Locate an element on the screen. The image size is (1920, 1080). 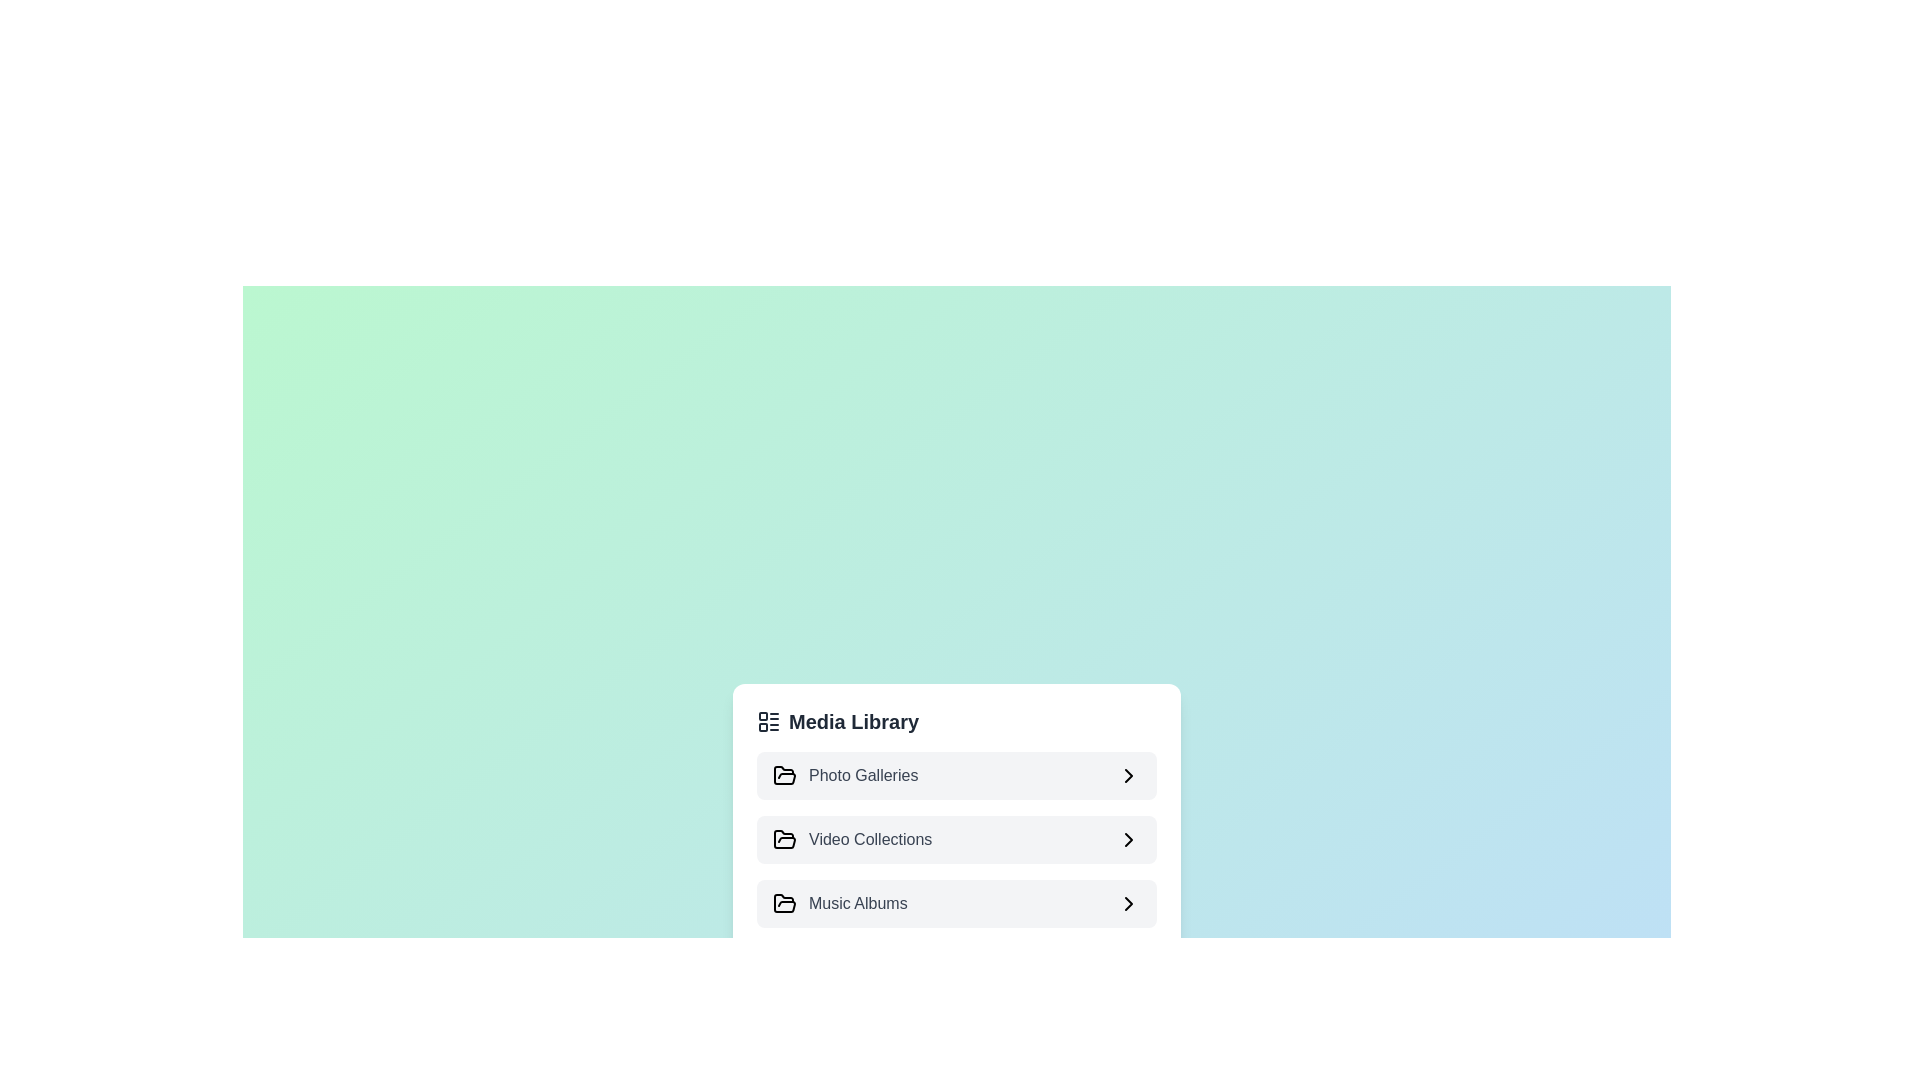
the item Photo Galleries to observe its hover effect is located at coordinates (955, 774).